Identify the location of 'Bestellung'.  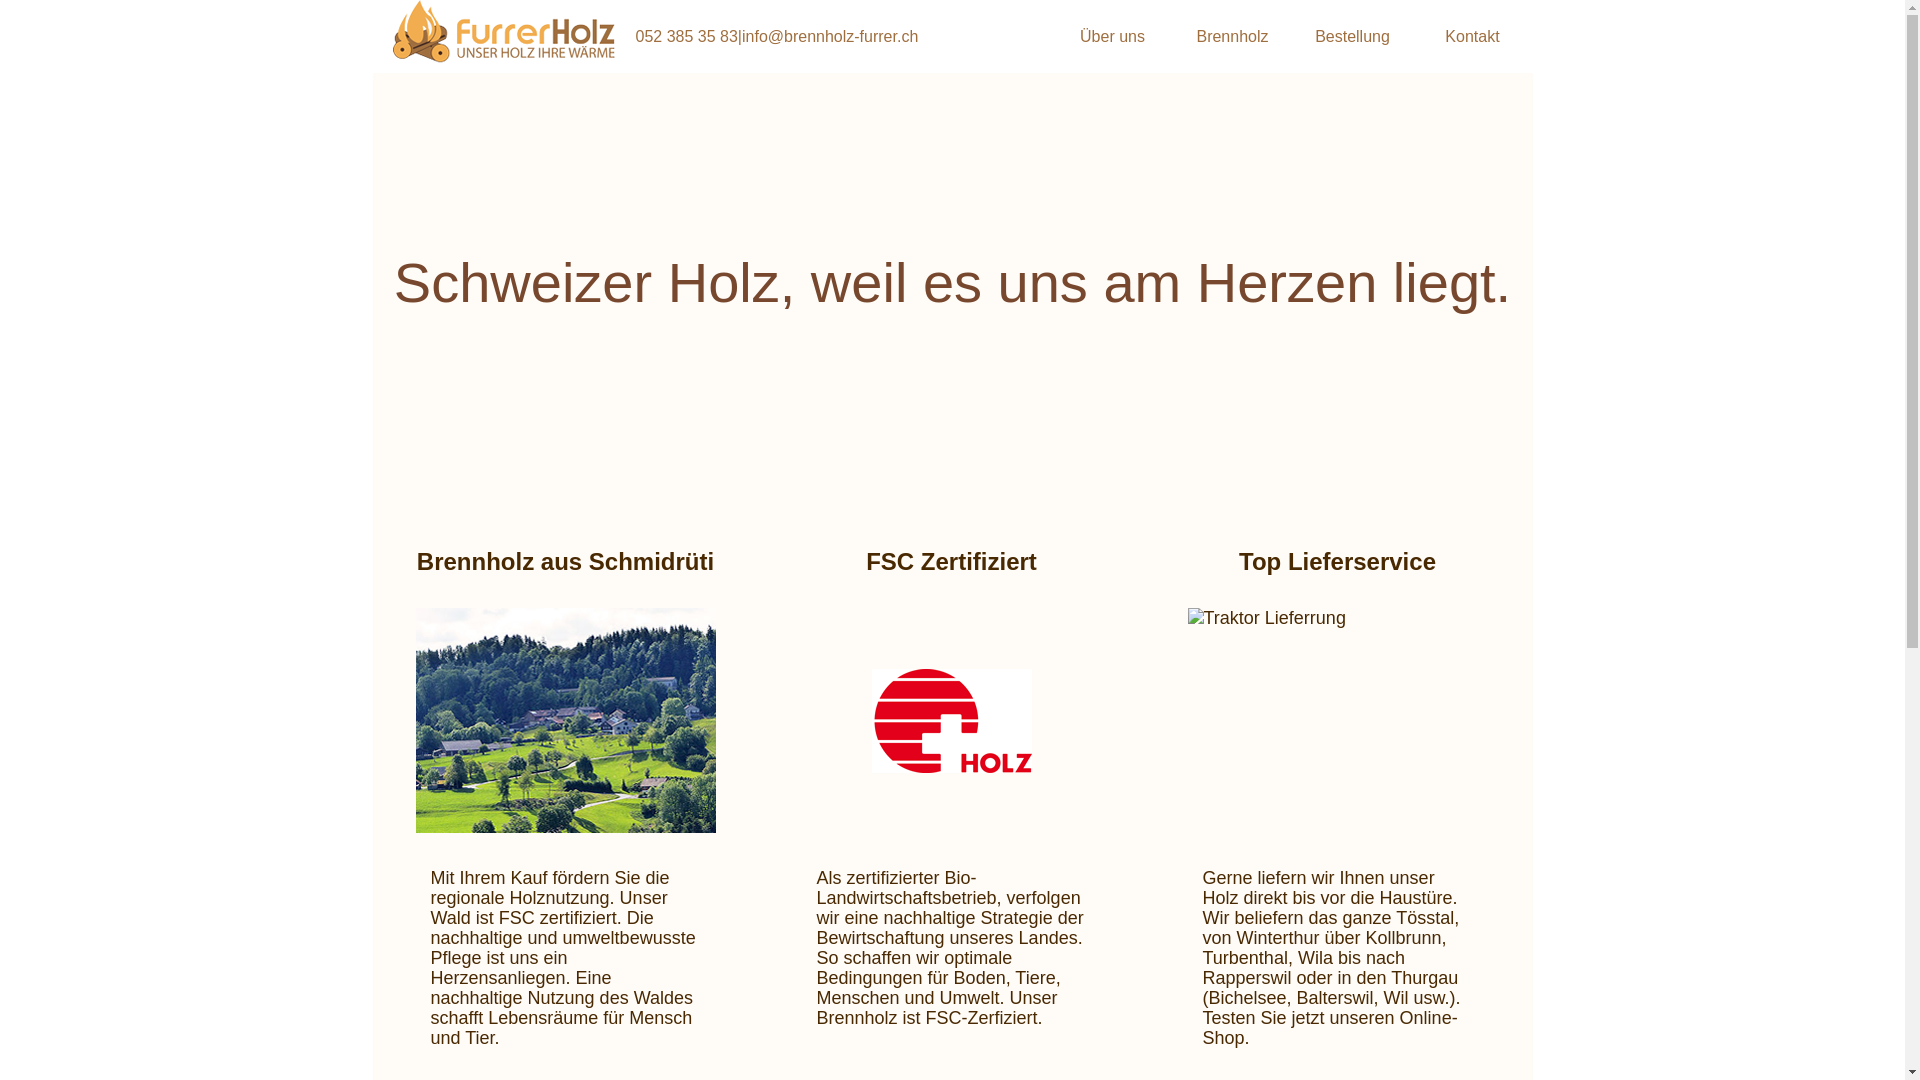
(1352, 36).